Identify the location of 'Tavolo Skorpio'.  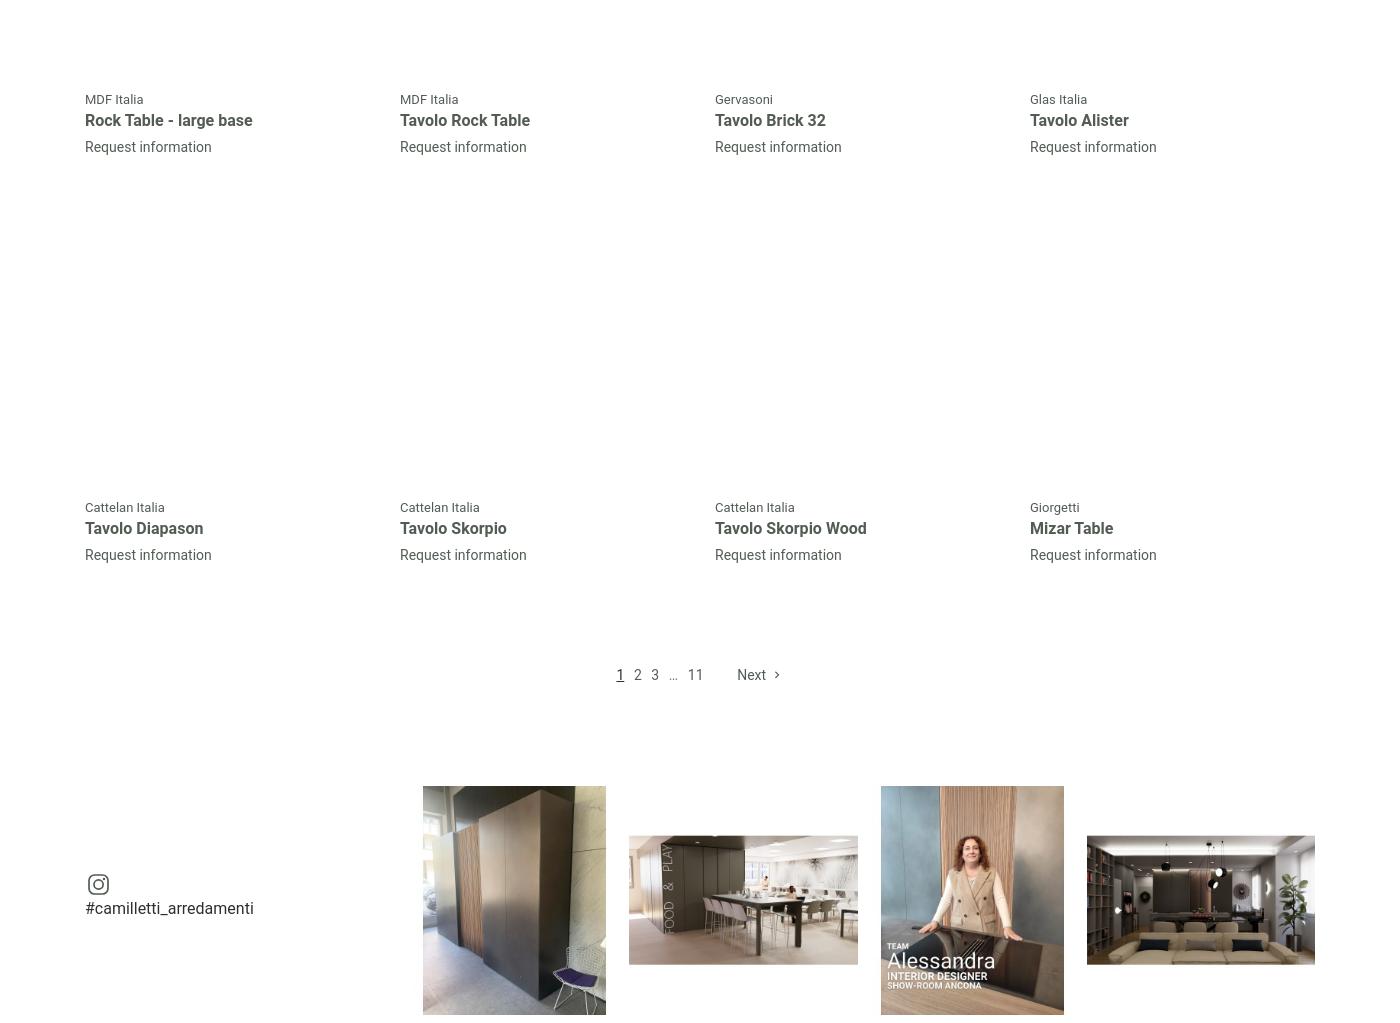
(453, 526).